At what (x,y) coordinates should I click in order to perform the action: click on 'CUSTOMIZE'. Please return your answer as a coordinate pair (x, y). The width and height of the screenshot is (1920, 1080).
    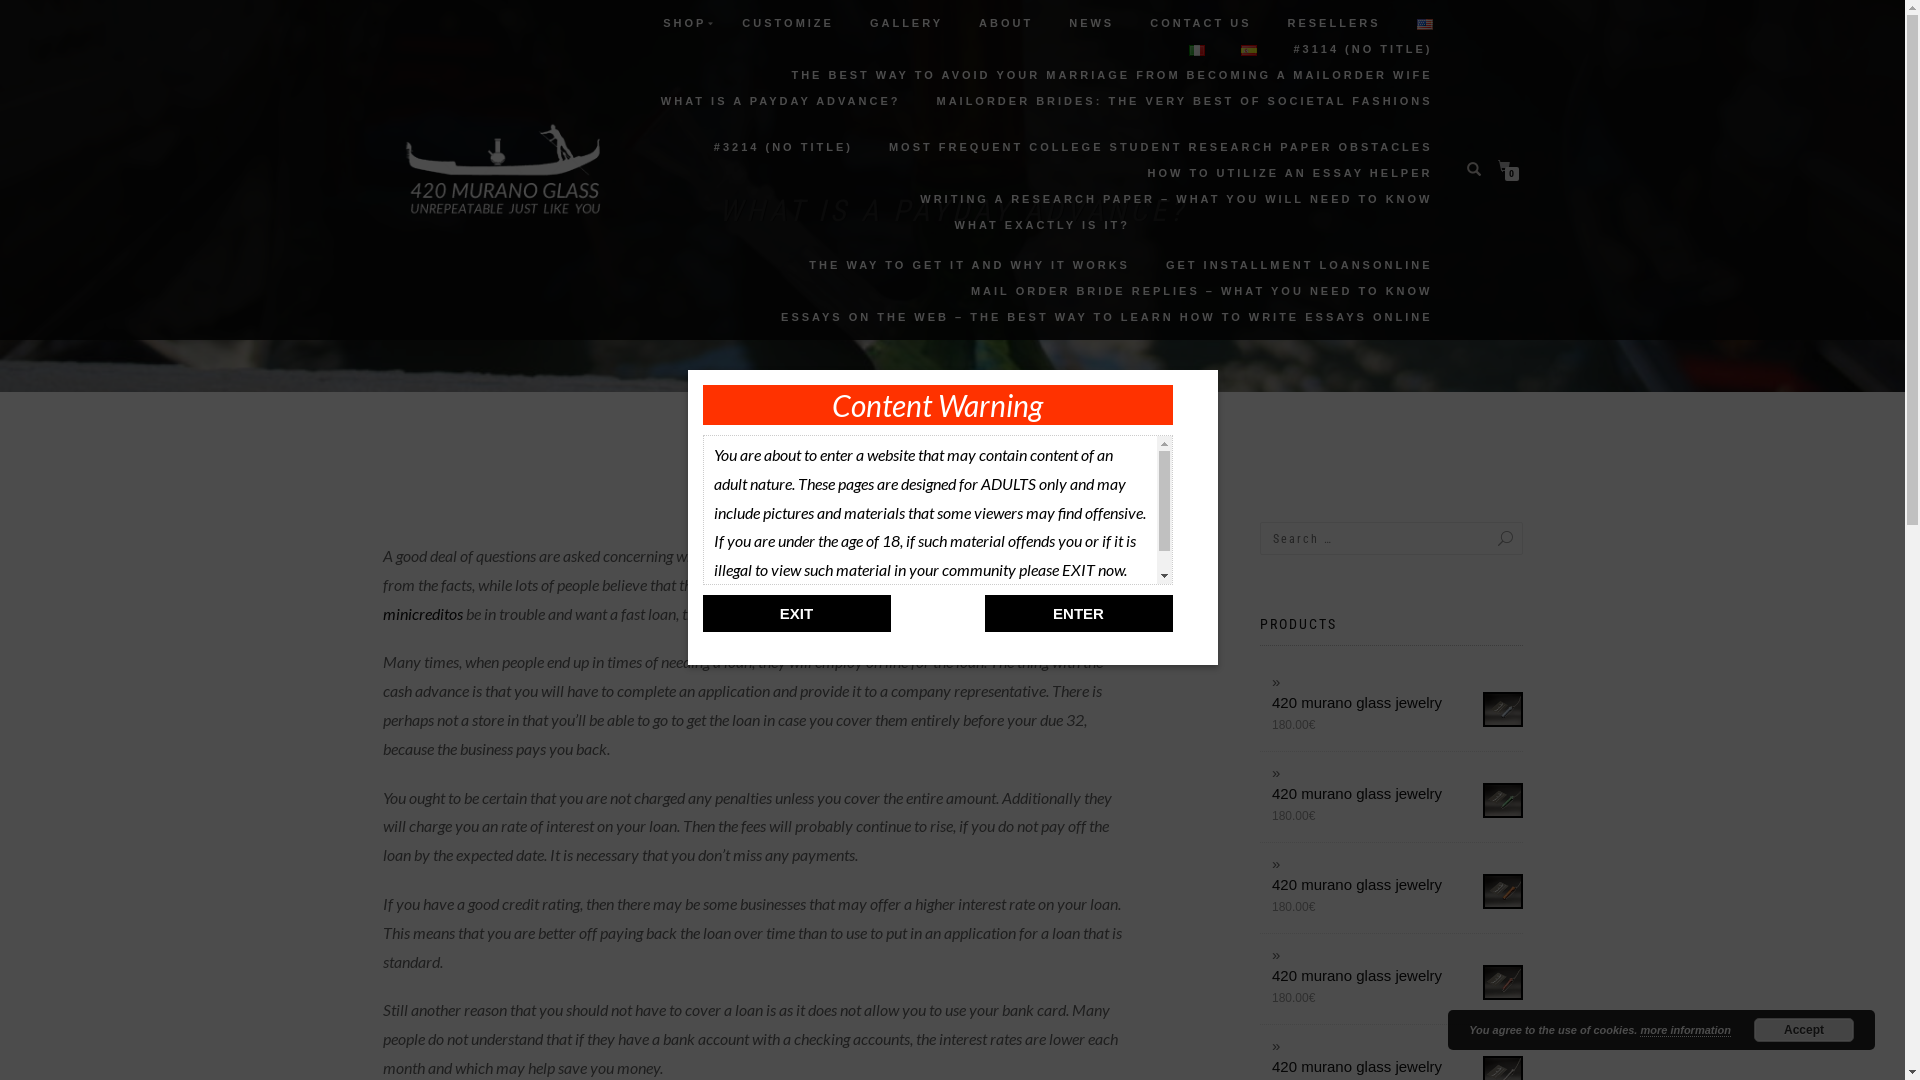
    Looking at the image, I should click on (786, 23).